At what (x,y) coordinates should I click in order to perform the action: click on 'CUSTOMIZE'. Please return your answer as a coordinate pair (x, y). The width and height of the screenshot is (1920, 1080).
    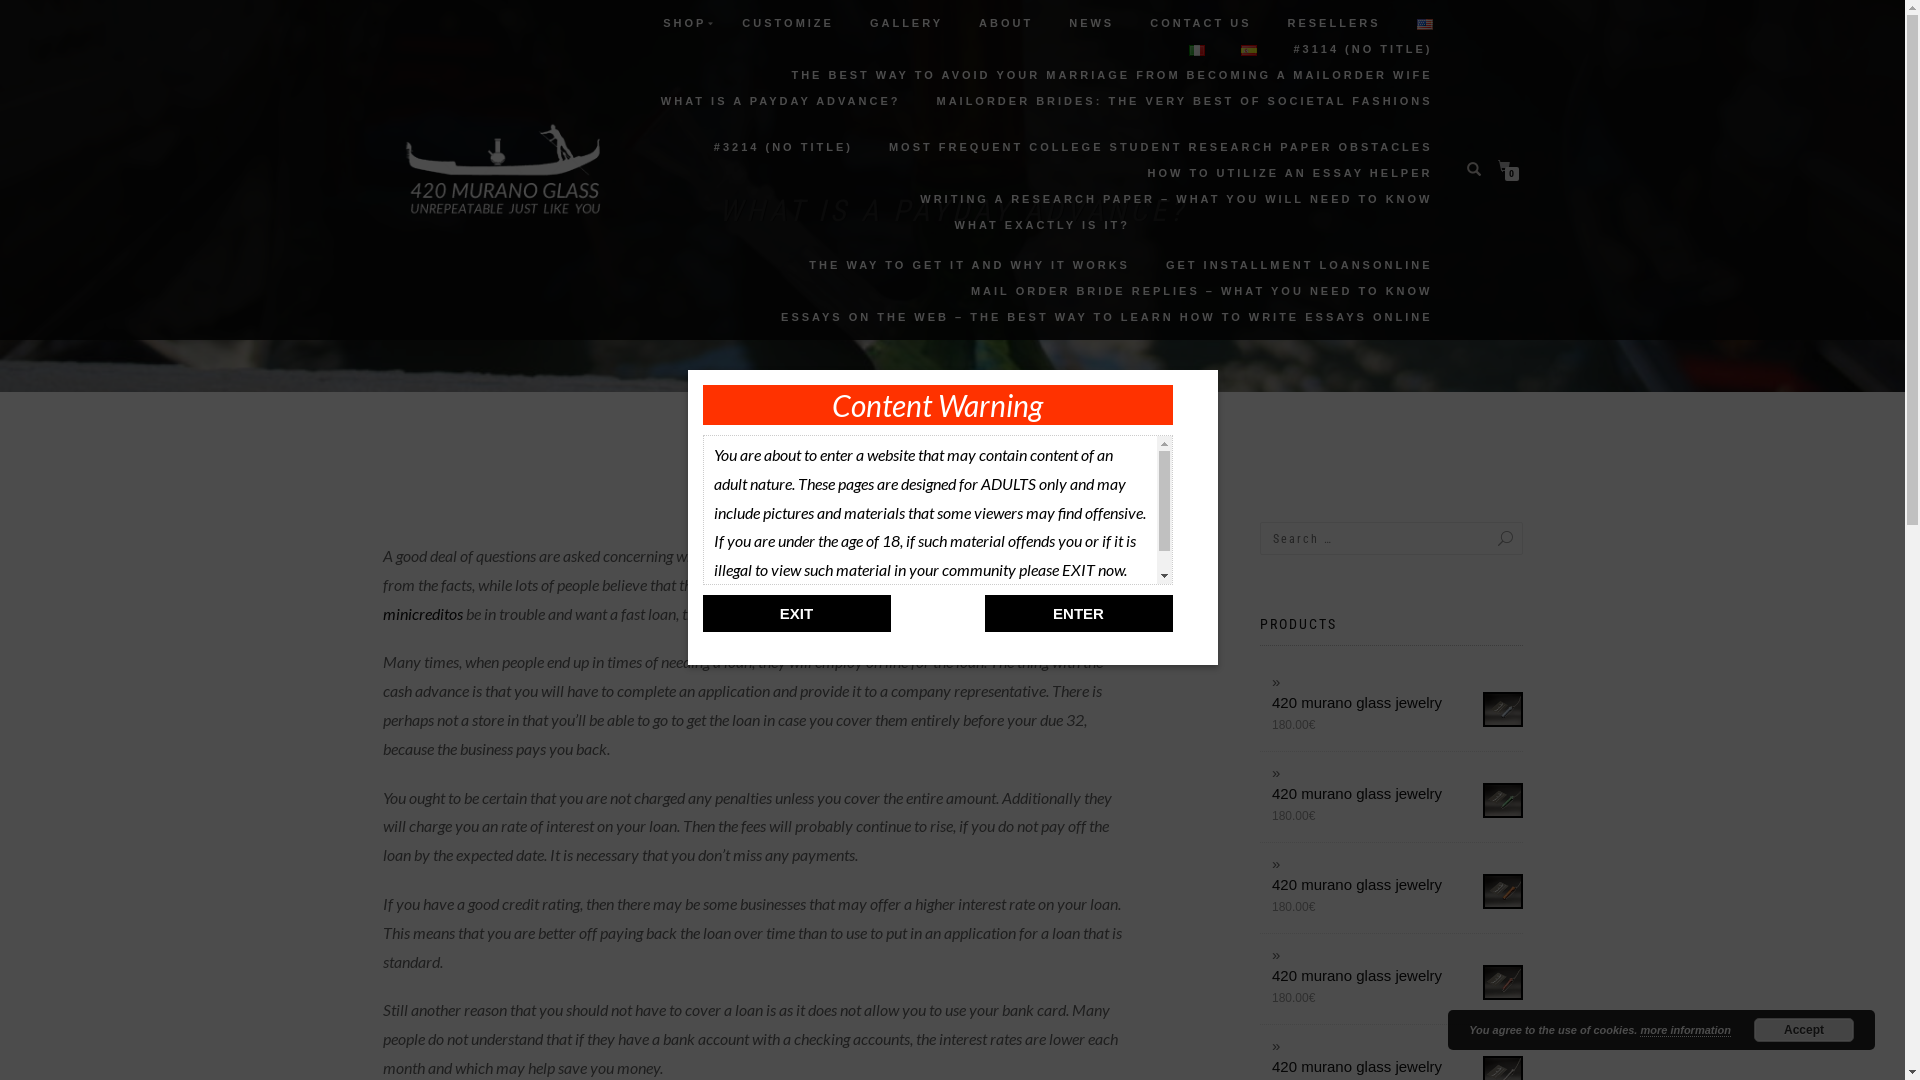
    Looking at the image, I should click on (786, 23).